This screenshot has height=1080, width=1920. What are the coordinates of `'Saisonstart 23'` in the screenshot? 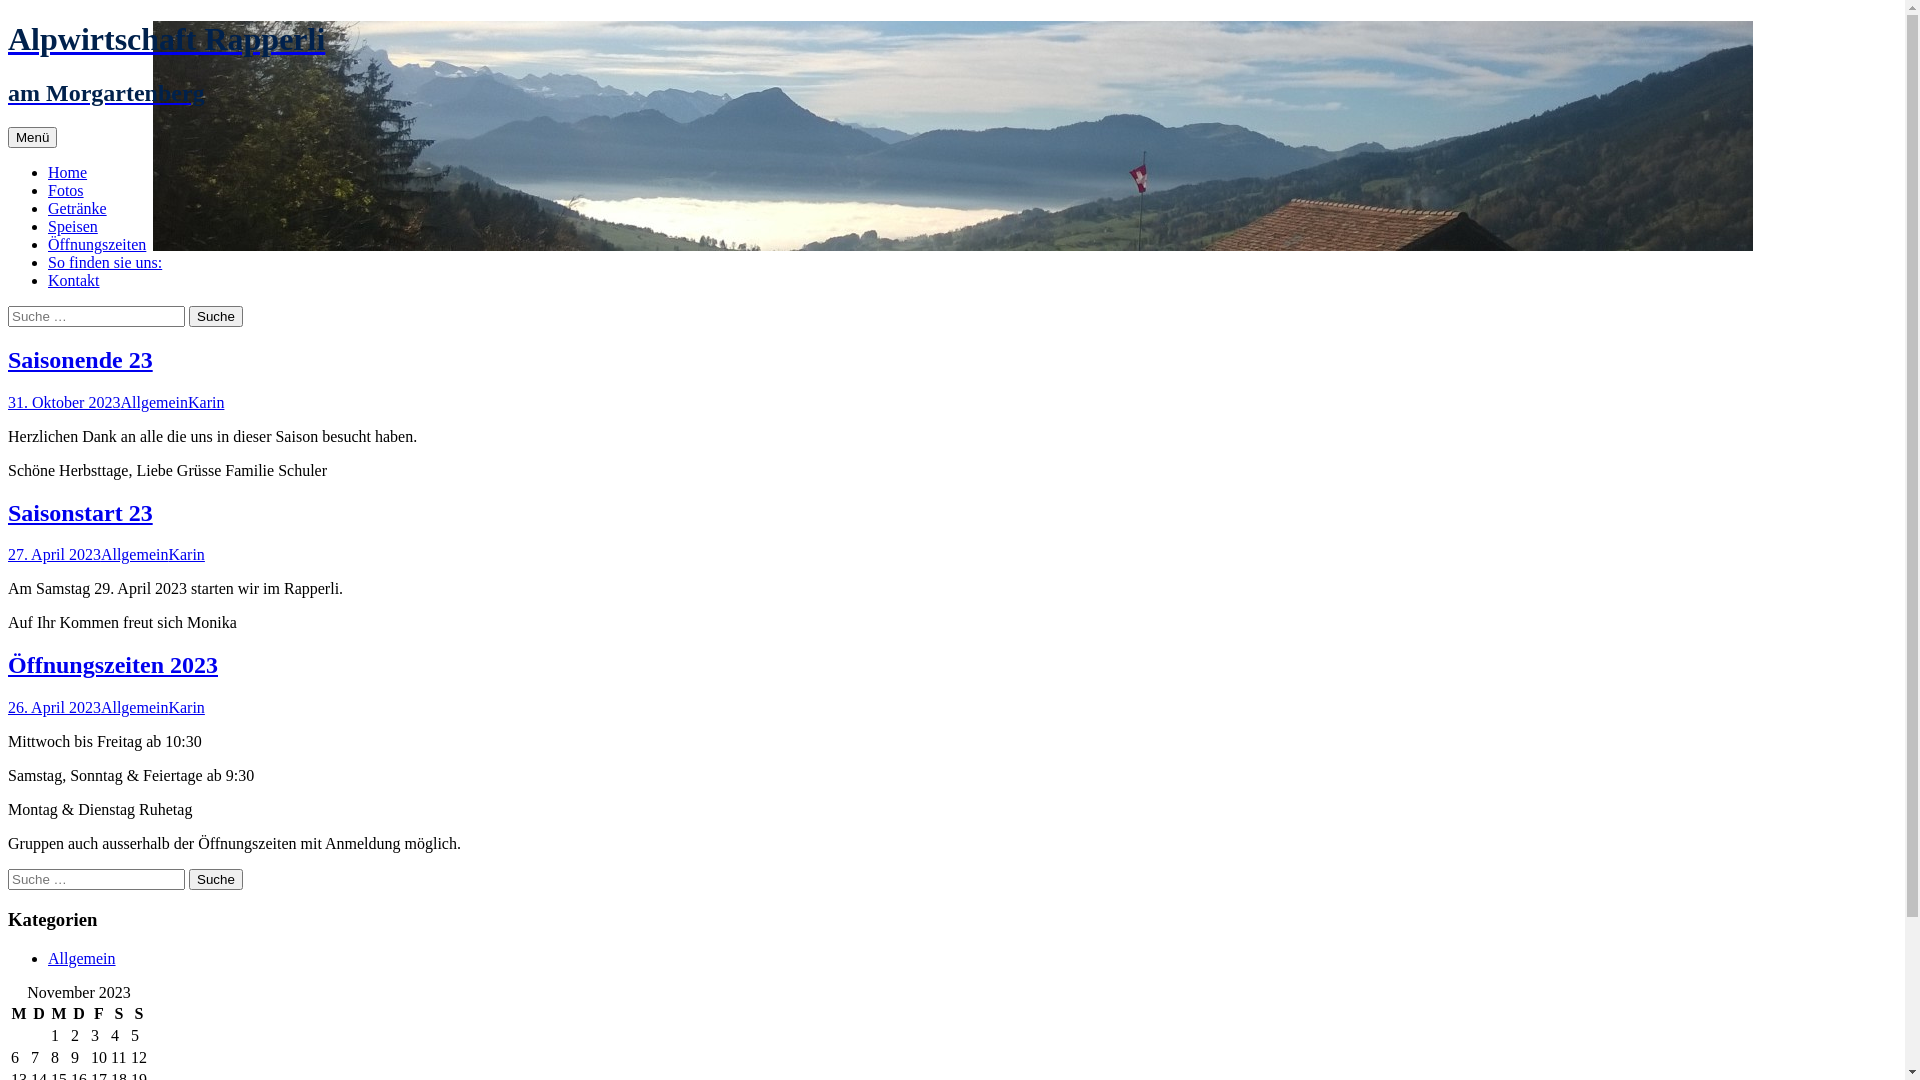 It's located at (80, 512).